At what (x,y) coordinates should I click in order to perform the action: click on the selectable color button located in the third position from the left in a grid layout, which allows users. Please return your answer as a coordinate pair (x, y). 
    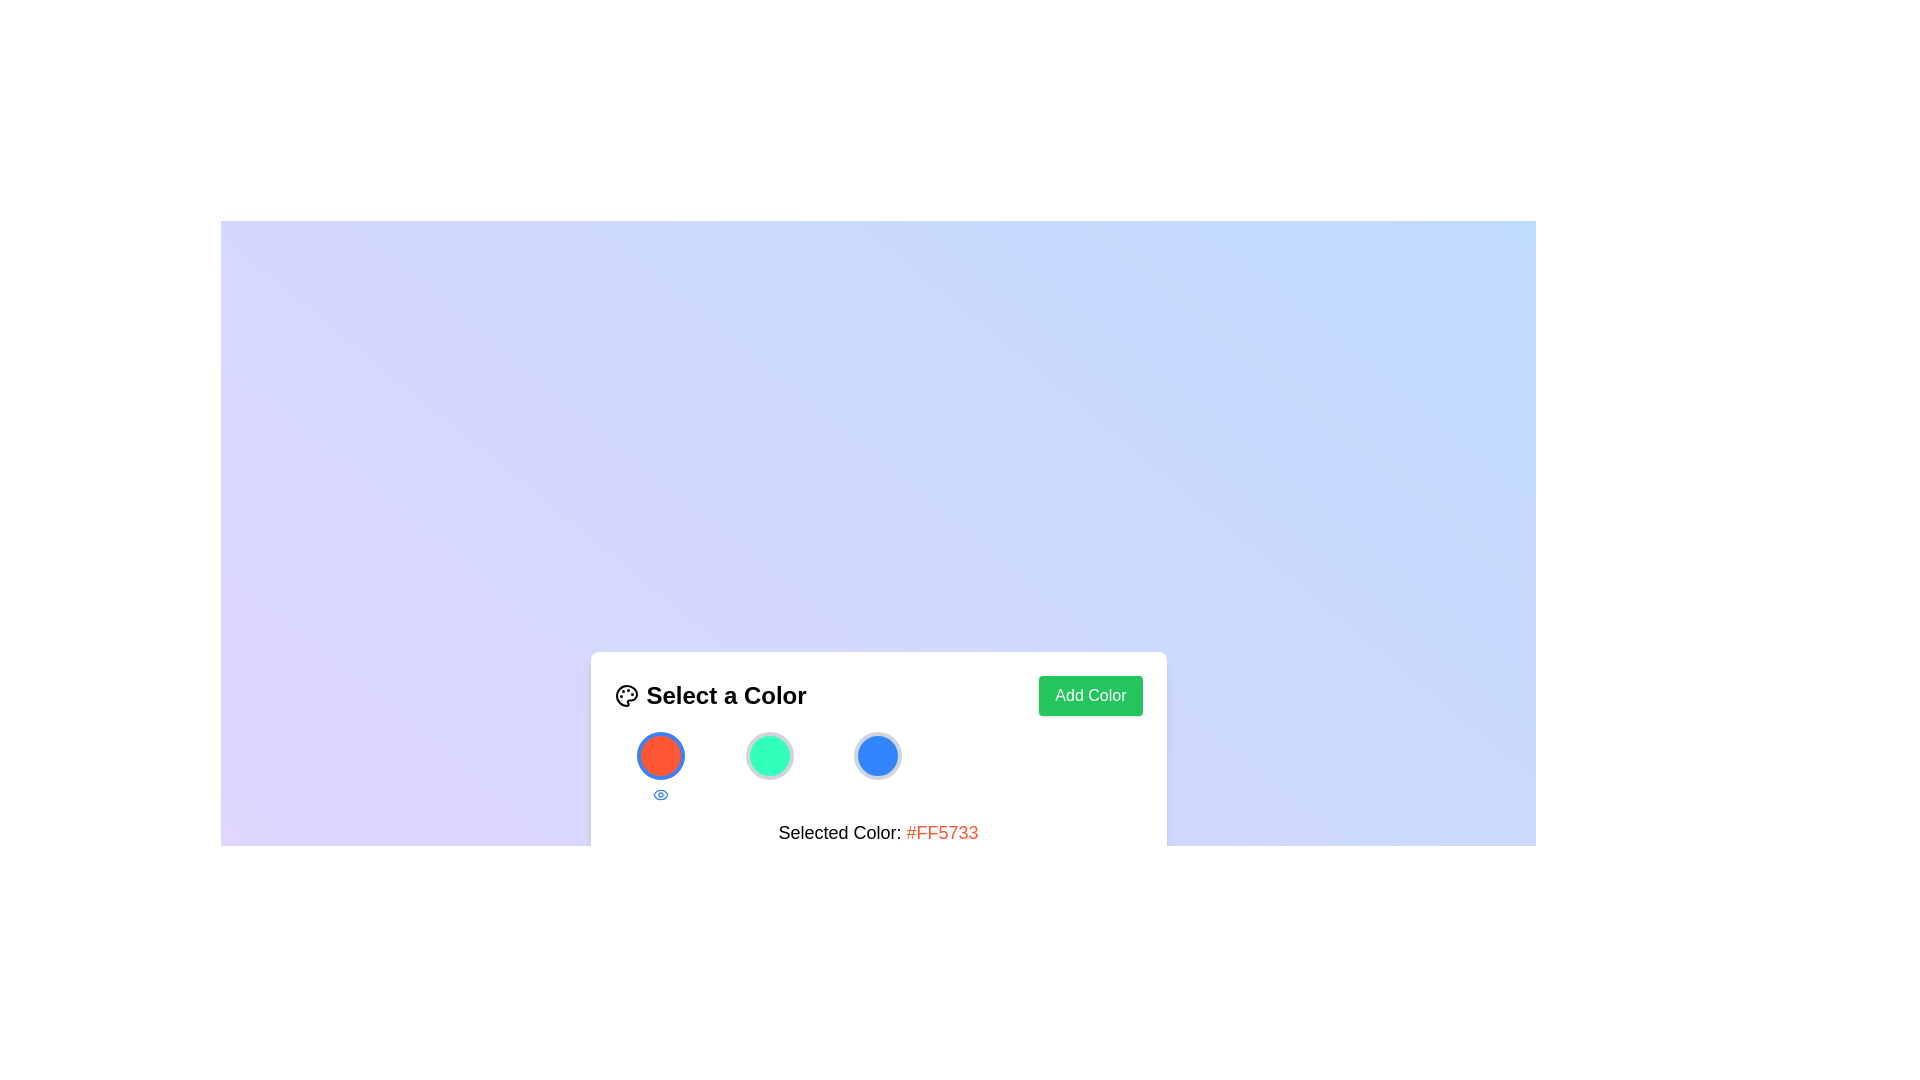
    Looking at the image, I should click on (878, 766).